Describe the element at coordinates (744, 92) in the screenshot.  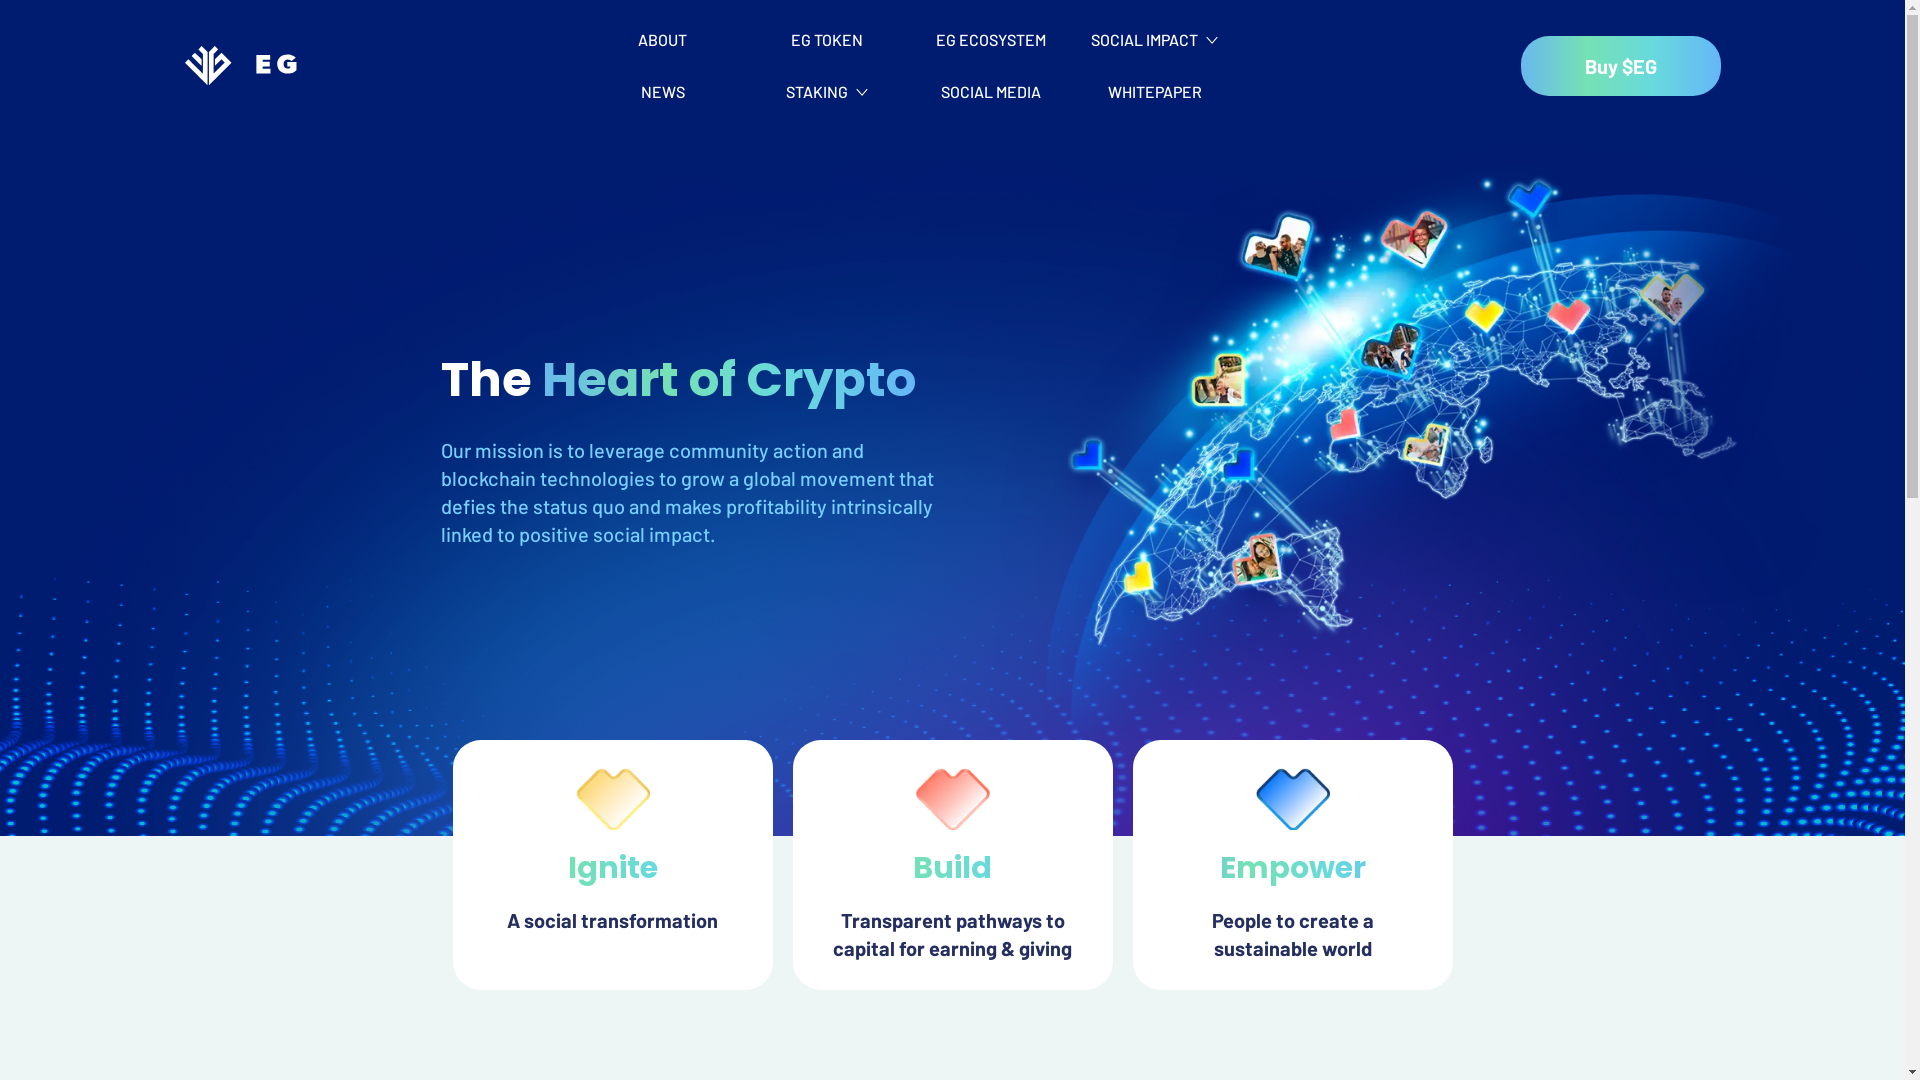
I see `'STAKING'` at that location.